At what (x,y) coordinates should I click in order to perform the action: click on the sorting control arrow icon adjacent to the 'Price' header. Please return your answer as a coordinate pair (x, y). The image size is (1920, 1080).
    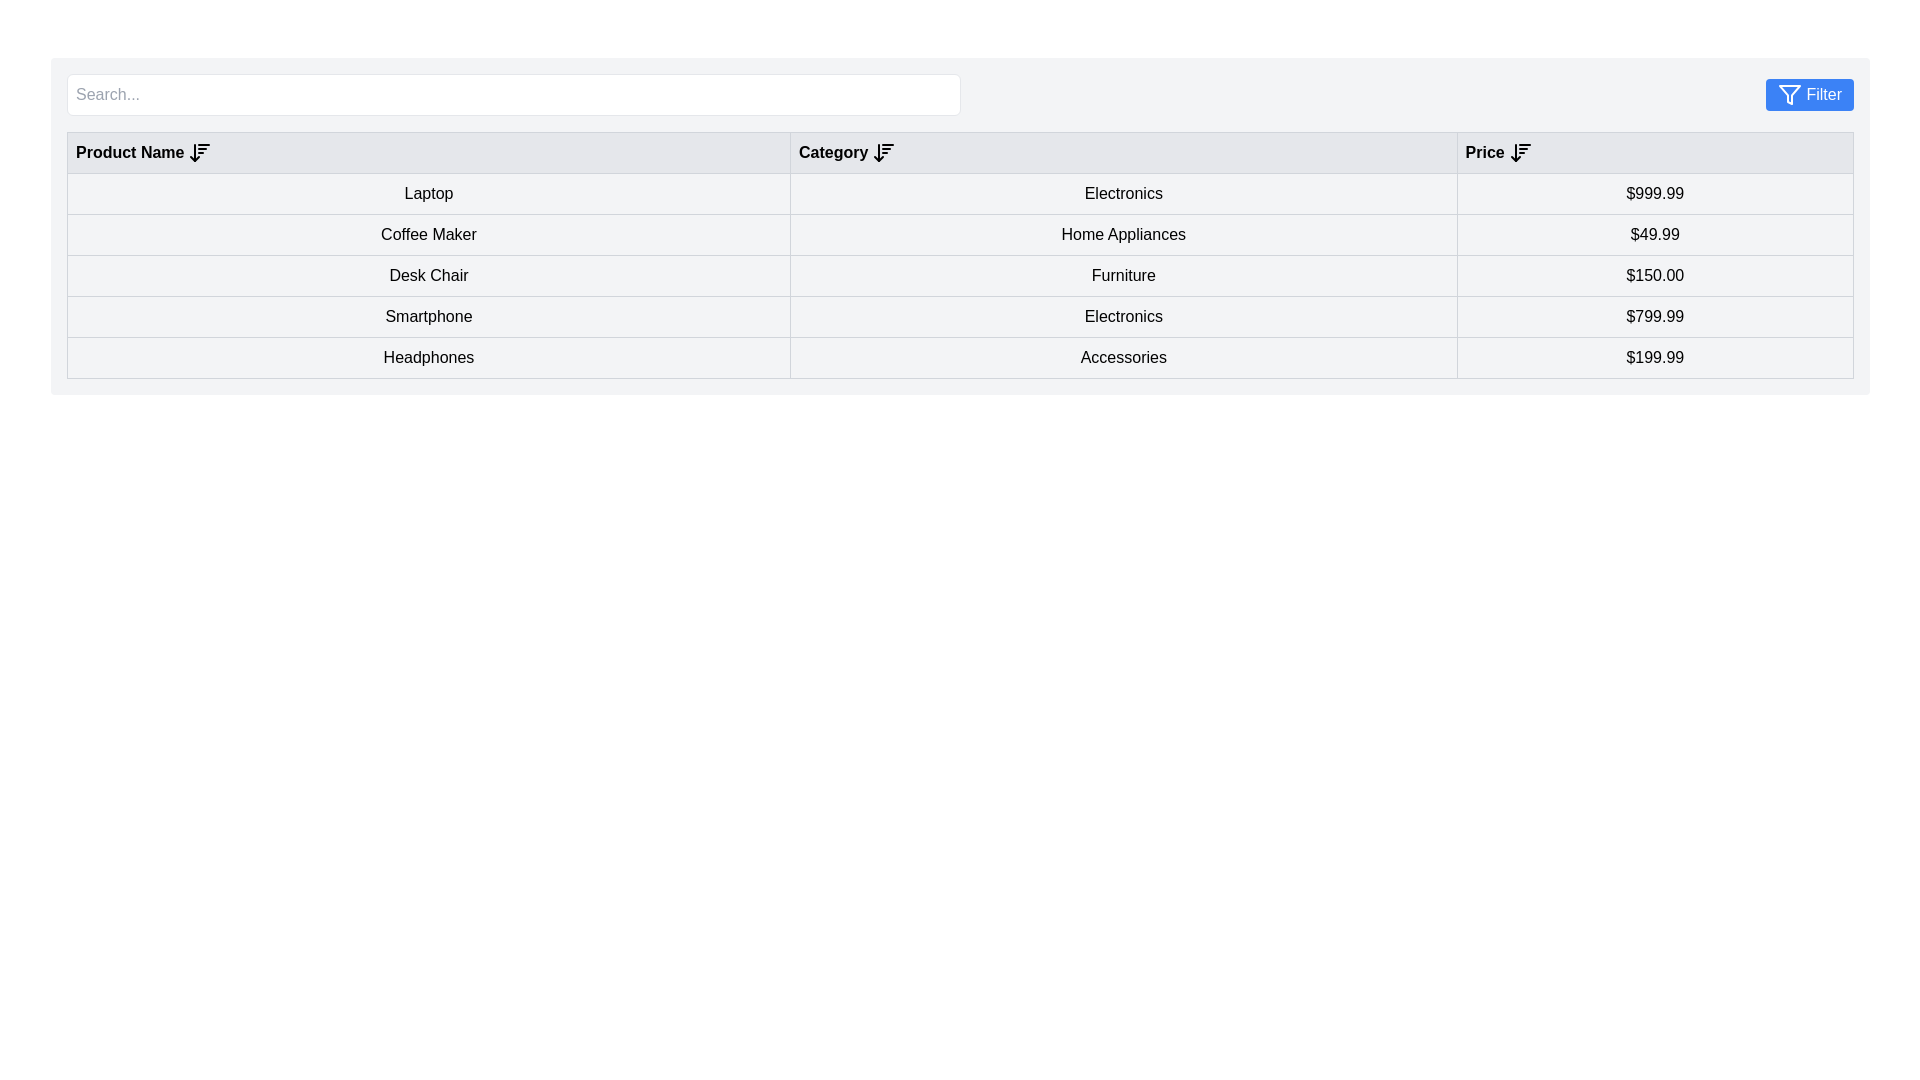
    Looking at the image, I should click on (1520, 152).